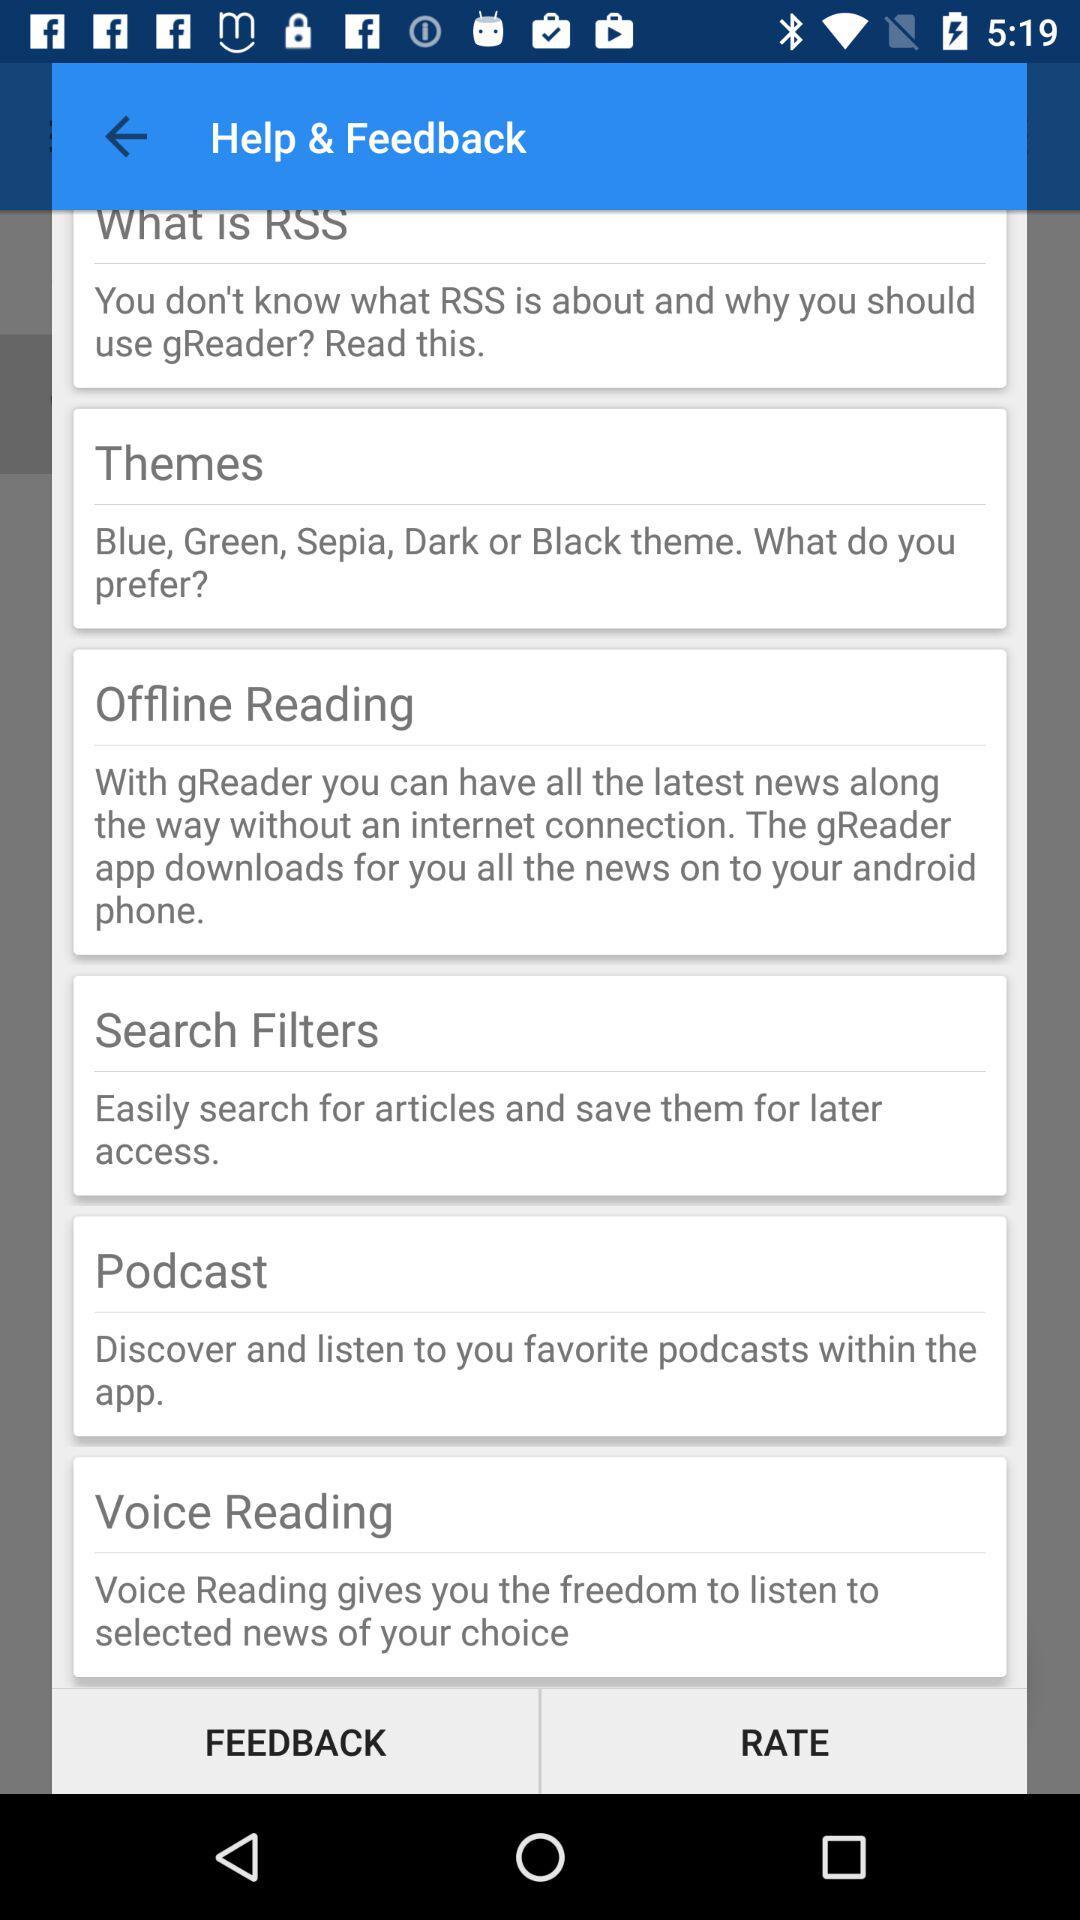 Image resolution: width=1080 pixels, height=1920 pixels. What do you see at coordinates (178, 460) in the screenshot?
I see `themes item` at bounding box center [178, 460].